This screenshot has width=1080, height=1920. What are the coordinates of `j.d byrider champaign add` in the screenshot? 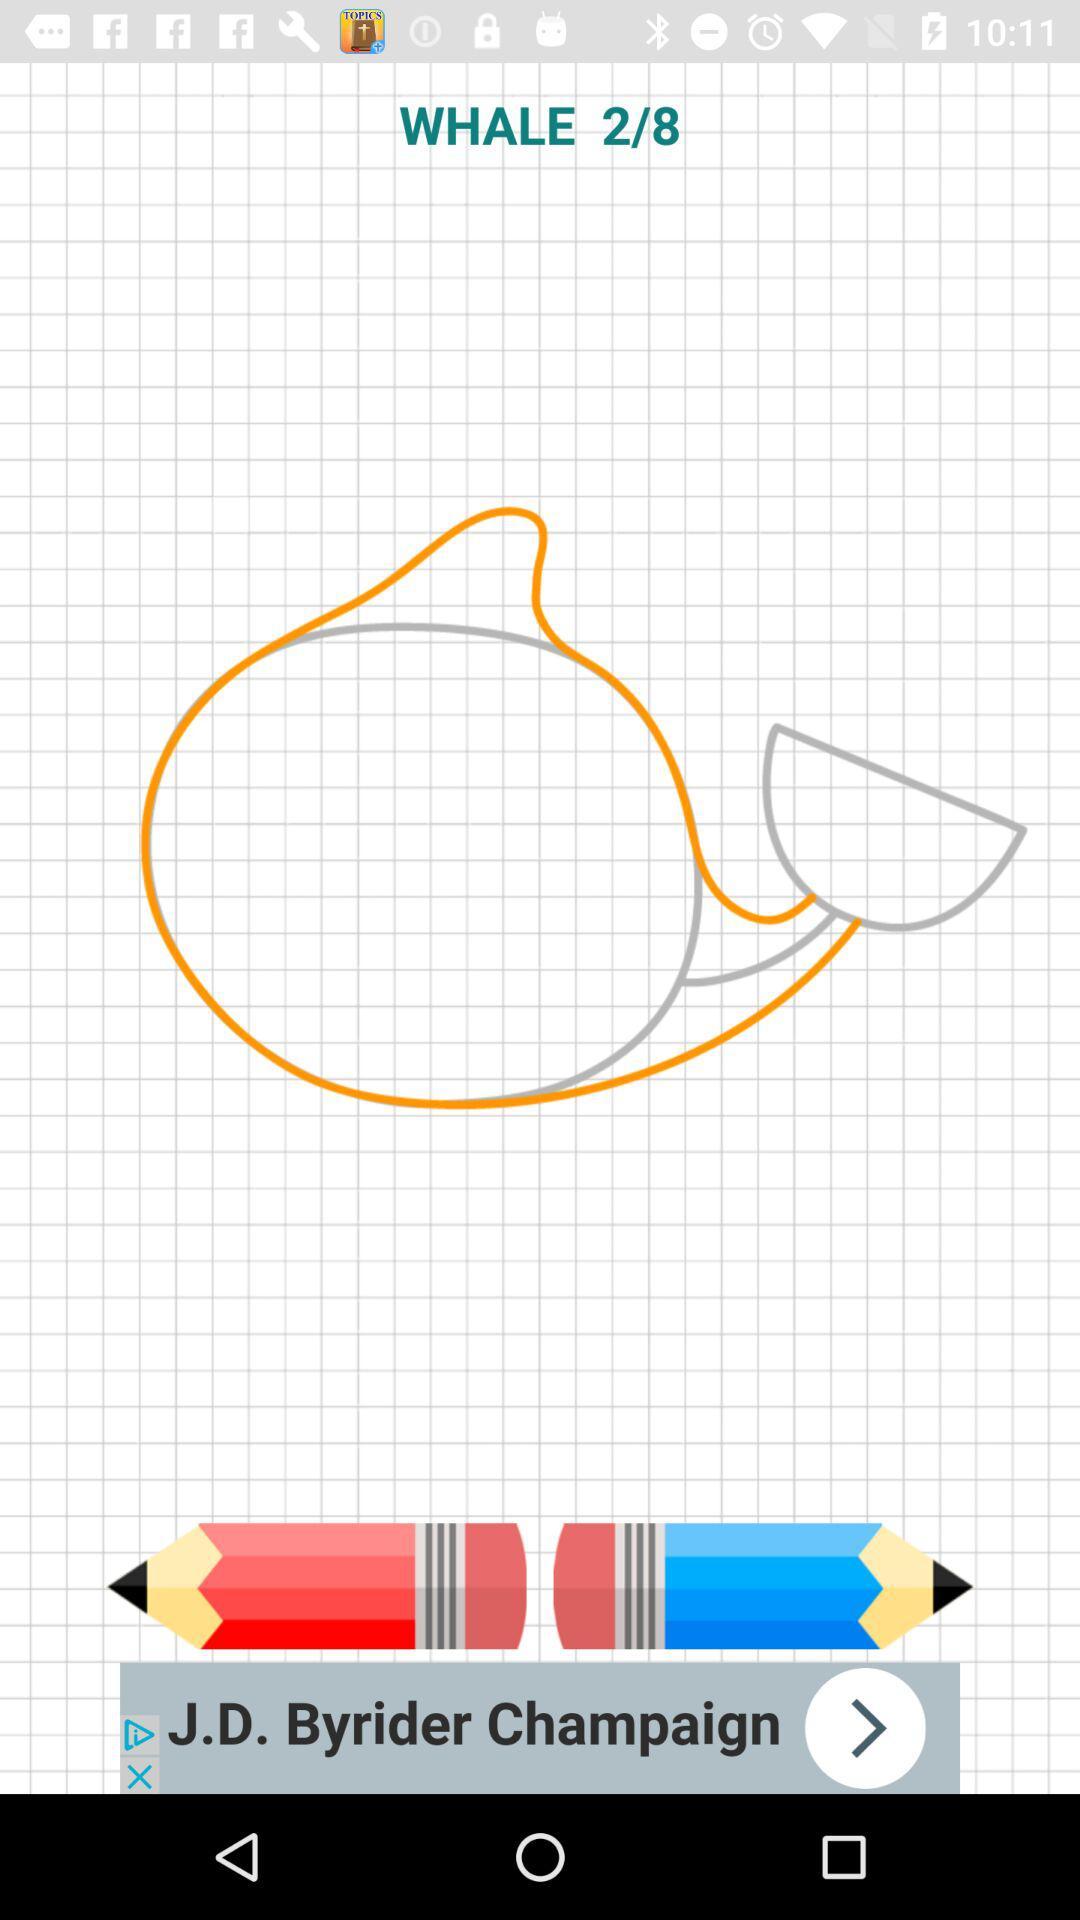 It's located at (540, 1727).